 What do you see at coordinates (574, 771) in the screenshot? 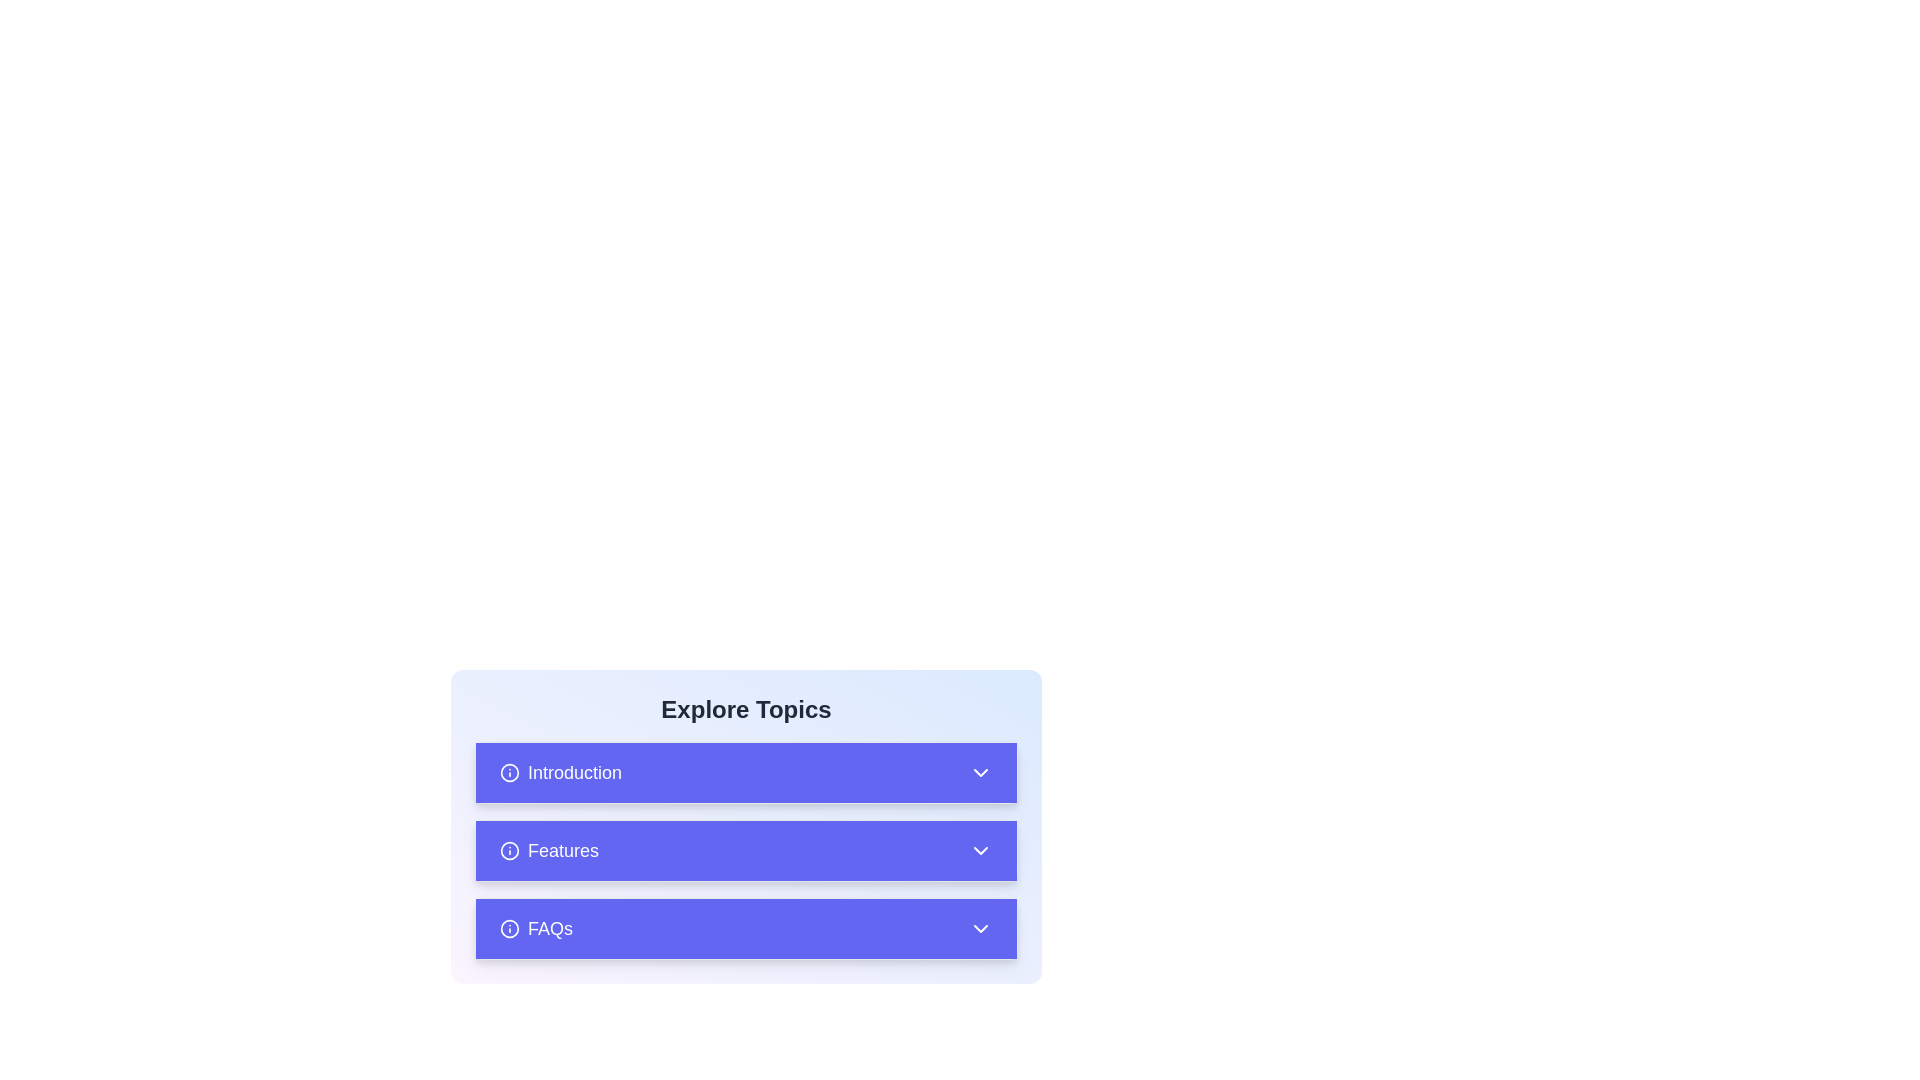
I see `the 'Introduction' text label which is styled in white on a blue background, positioned next to an information icon in the 'Explore Topics' section` at bounding box center [574, 771].